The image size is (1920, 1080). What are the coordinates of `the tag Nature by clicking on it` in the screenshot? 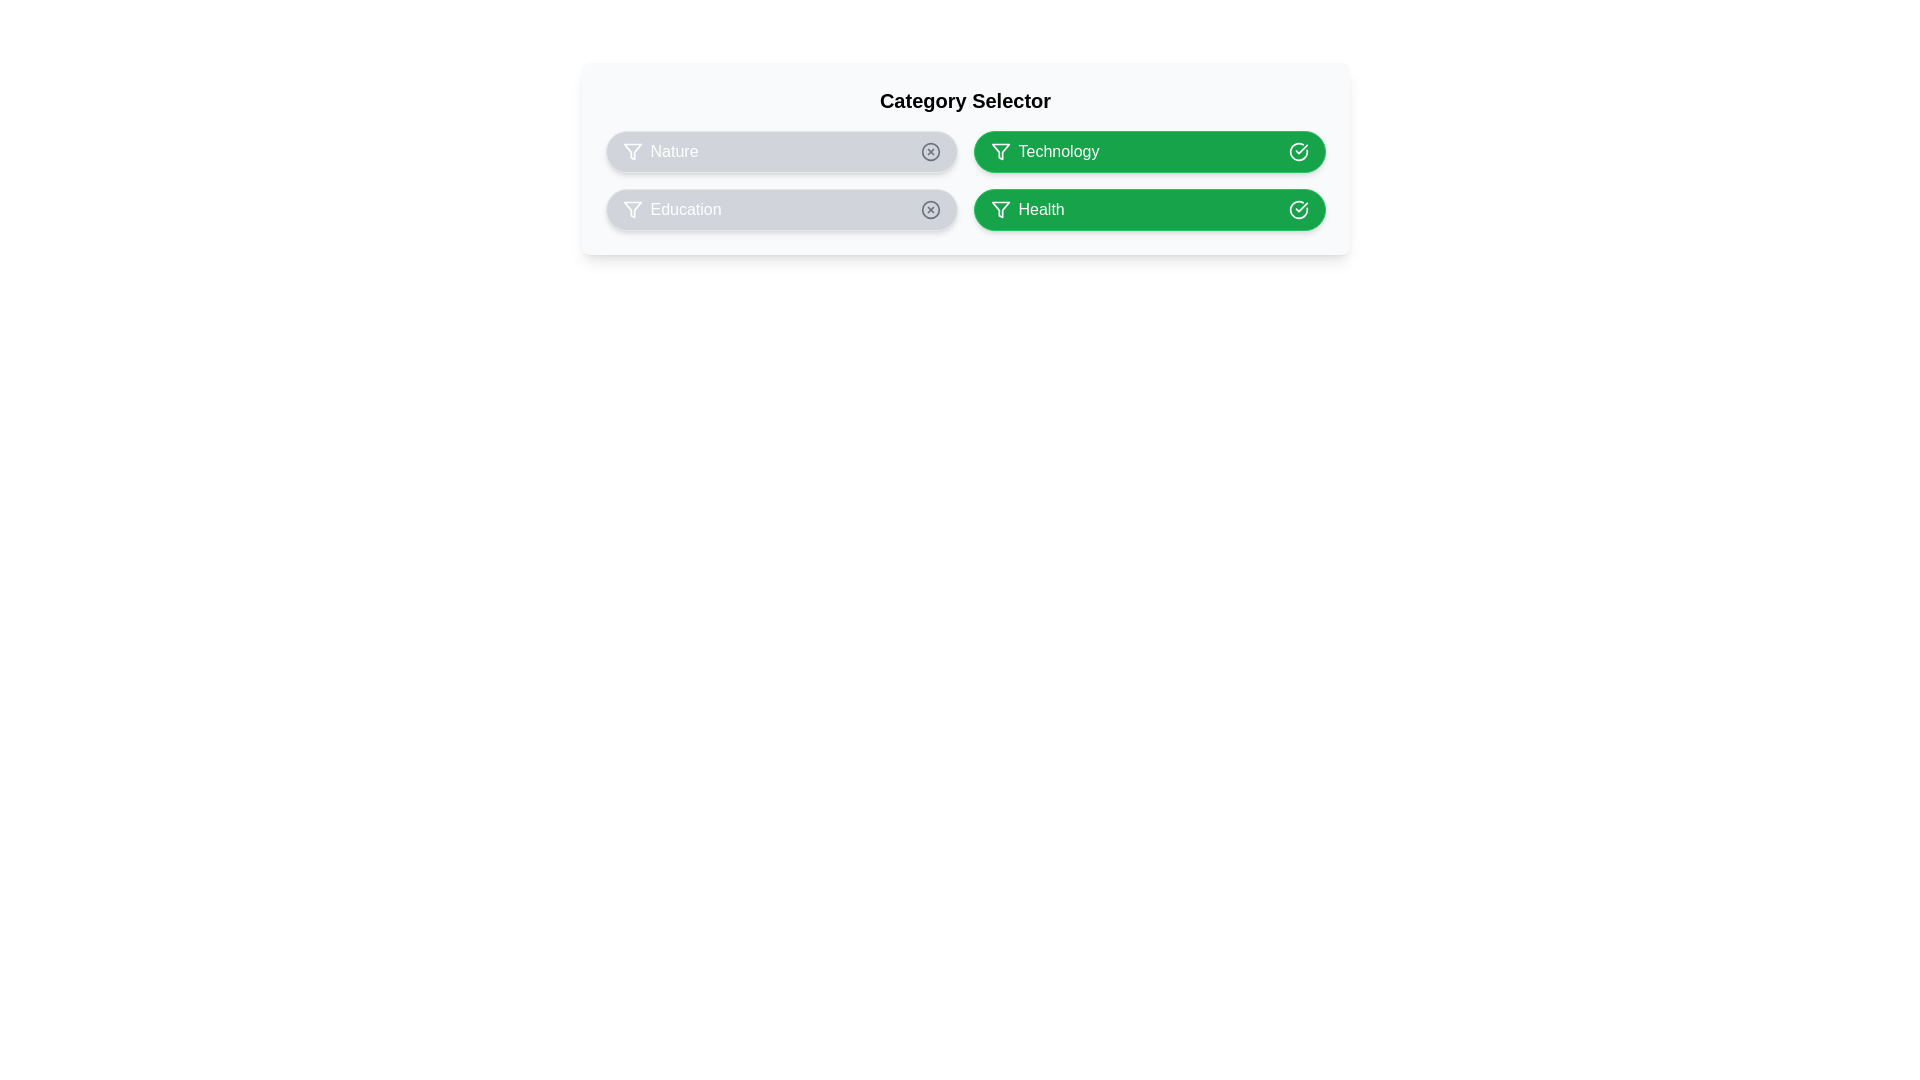 It's located at (780, 150).